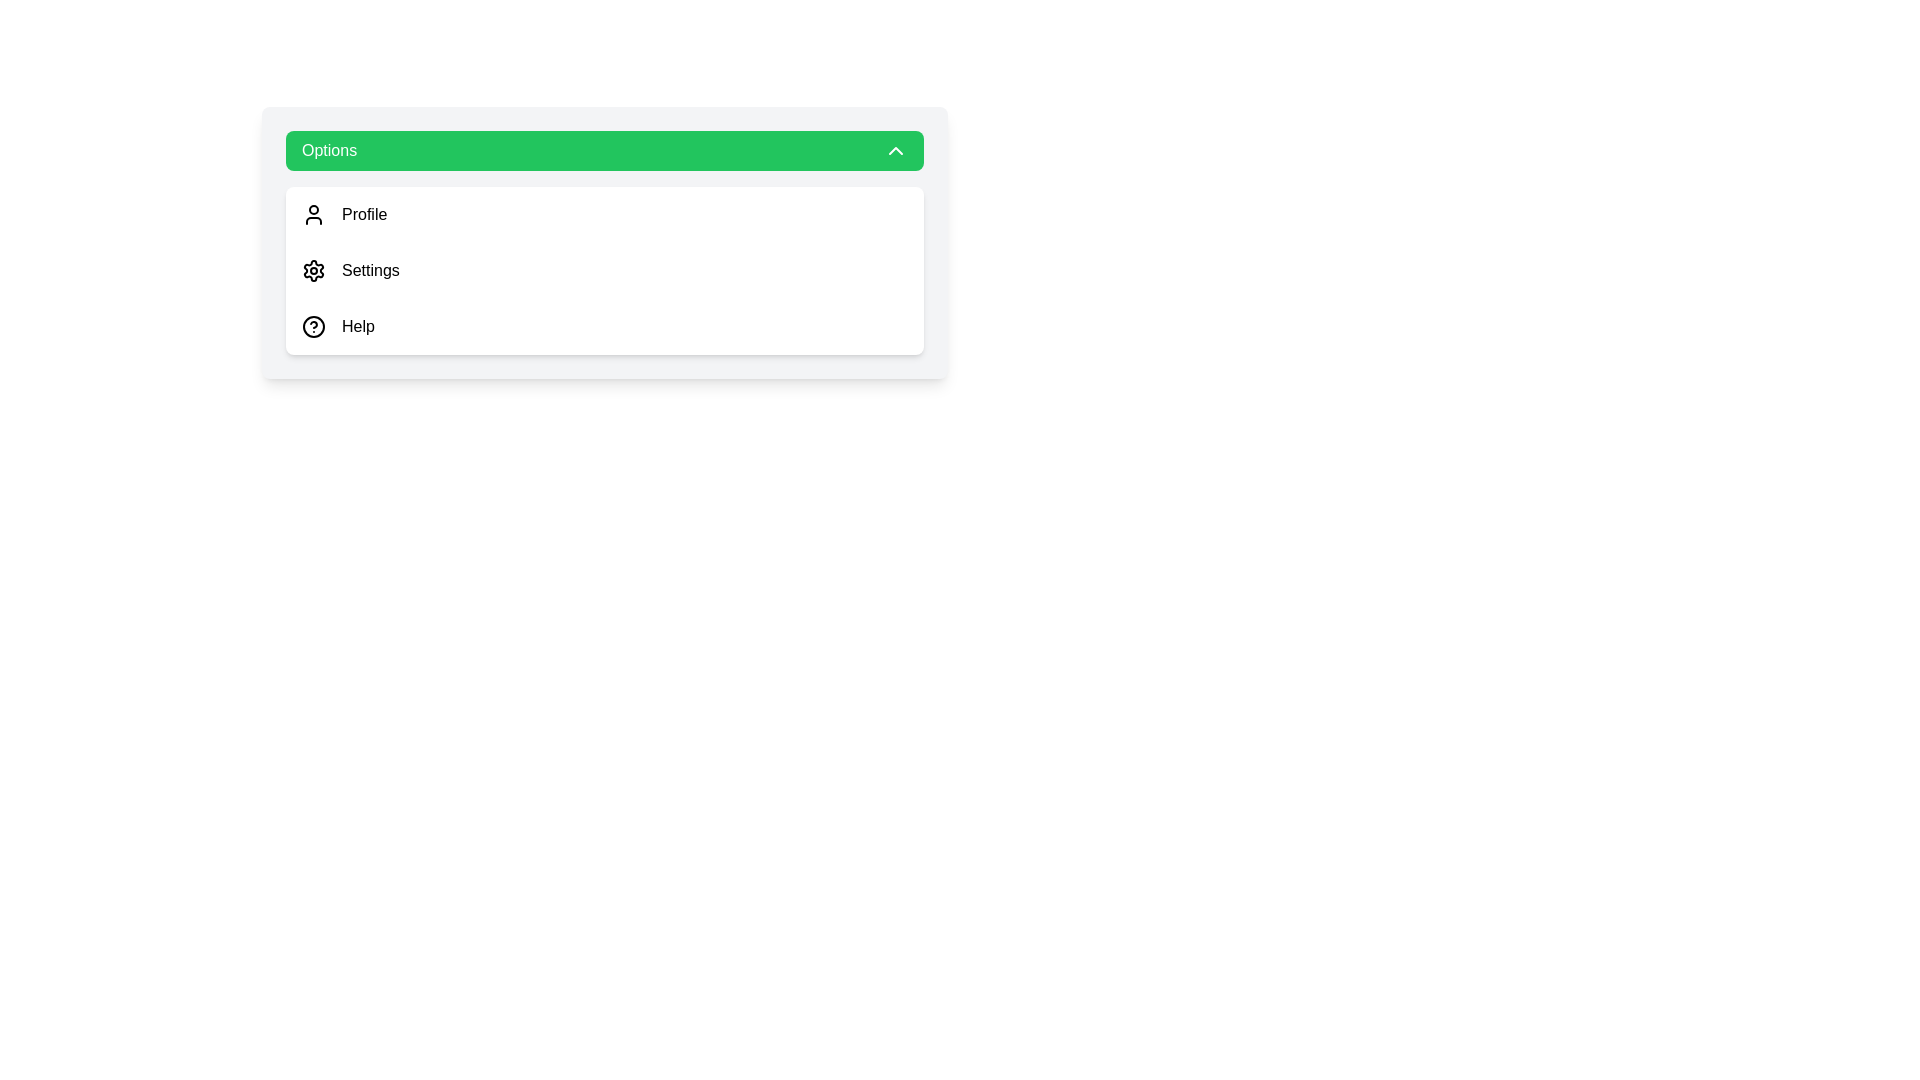  I want to click on text from the descriptive text label located in the lower section of the dropdown menu, positioned to the right of the help icon, so click(358, 326).